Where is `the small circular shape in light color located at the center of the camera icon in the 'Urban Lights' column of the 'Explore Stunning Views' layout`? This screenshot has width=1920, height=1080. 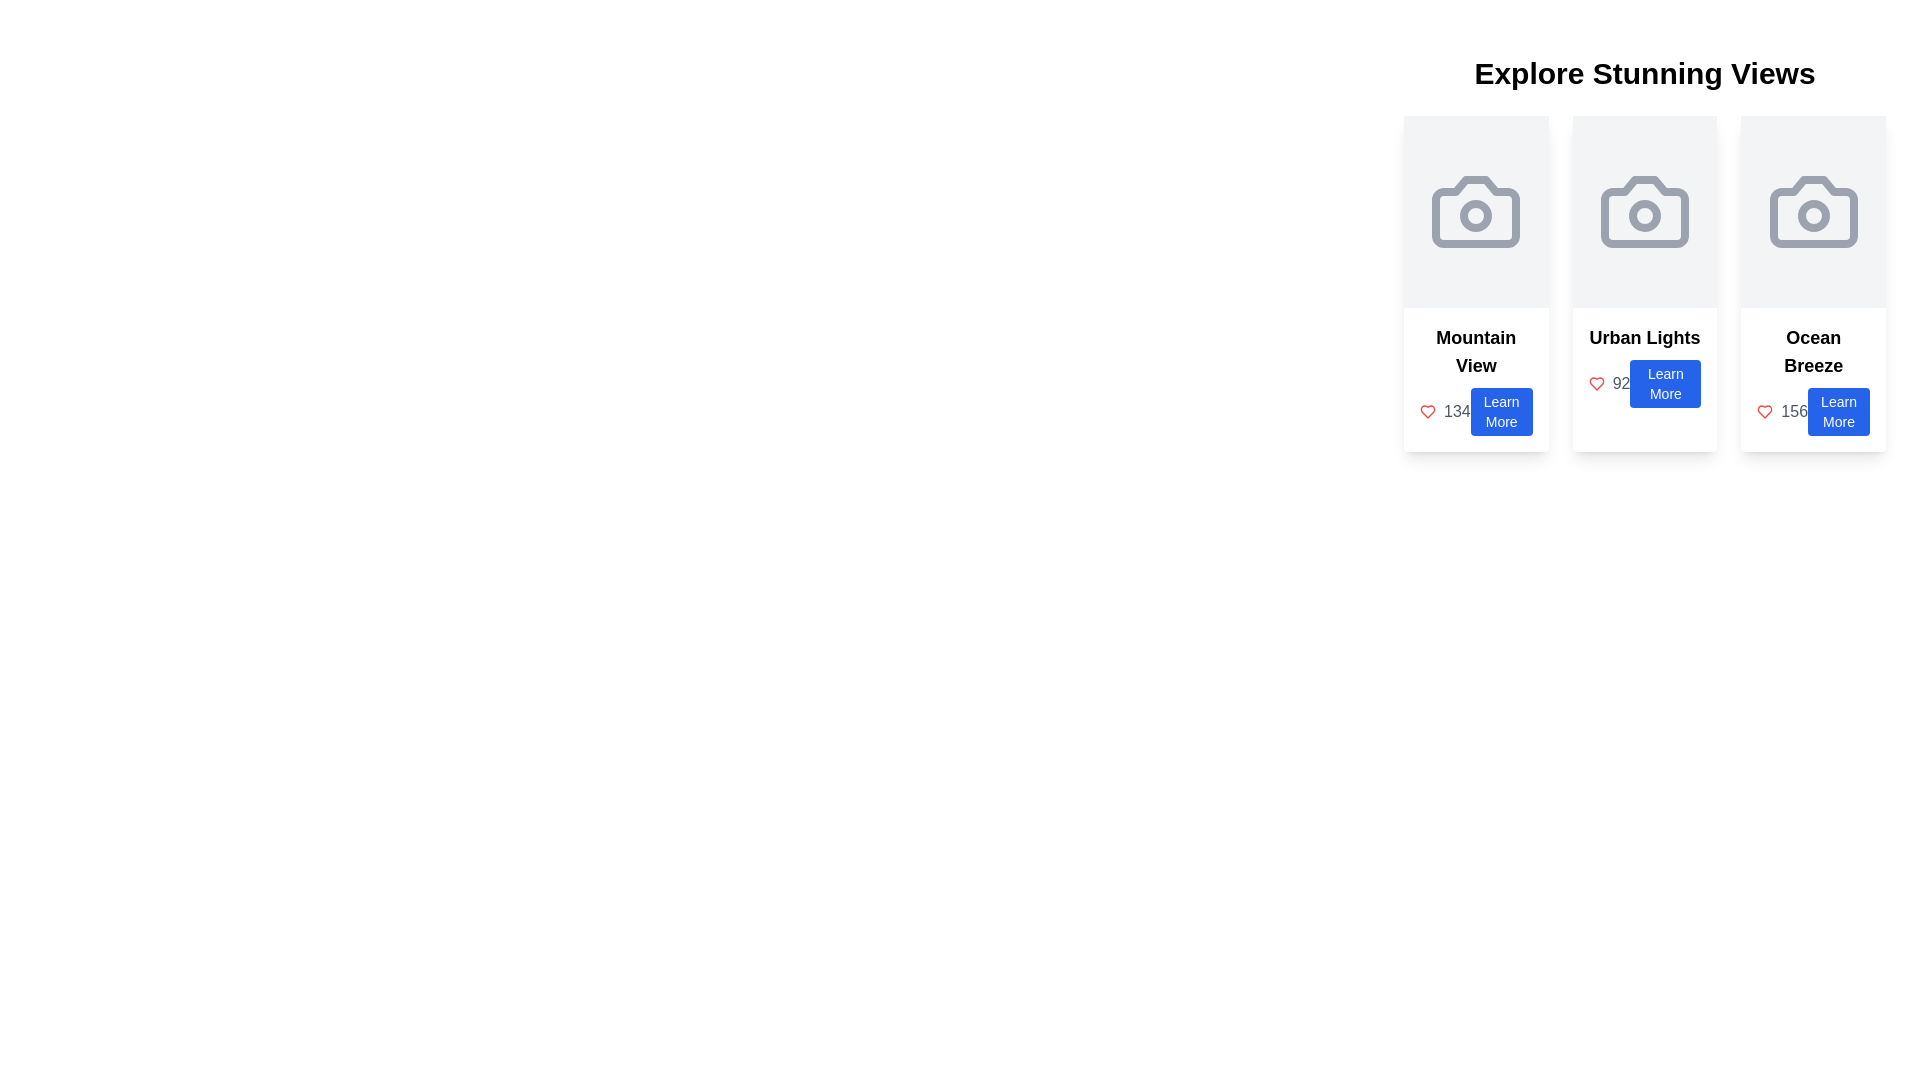
the small circular shape in light color located at the center of the camera icon in the 'Urban Lights' column of the 'Explore Stunning Views' layout is located at coordinates (1645, 216).